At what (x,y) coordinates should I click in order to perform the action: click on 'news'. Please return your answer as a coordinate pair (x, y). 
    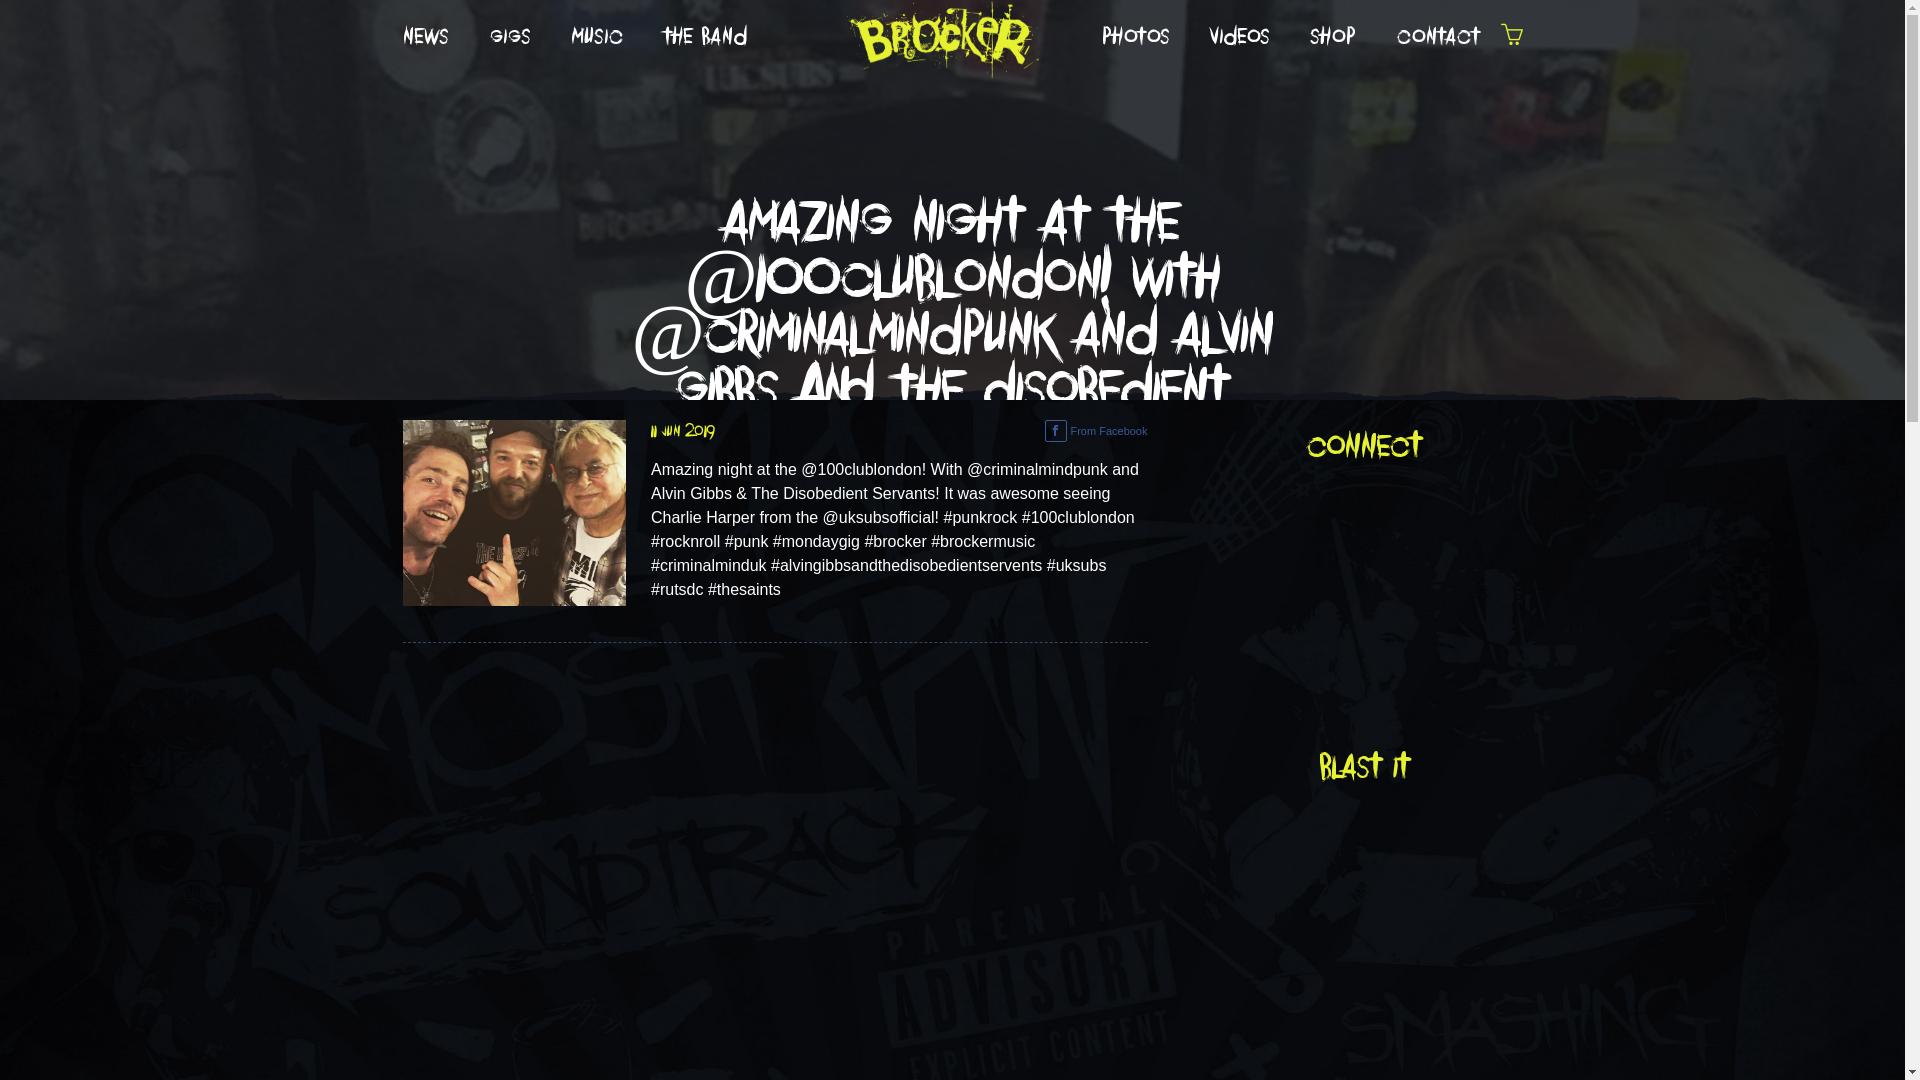
    Looking at the image, I should click on (424, 37).